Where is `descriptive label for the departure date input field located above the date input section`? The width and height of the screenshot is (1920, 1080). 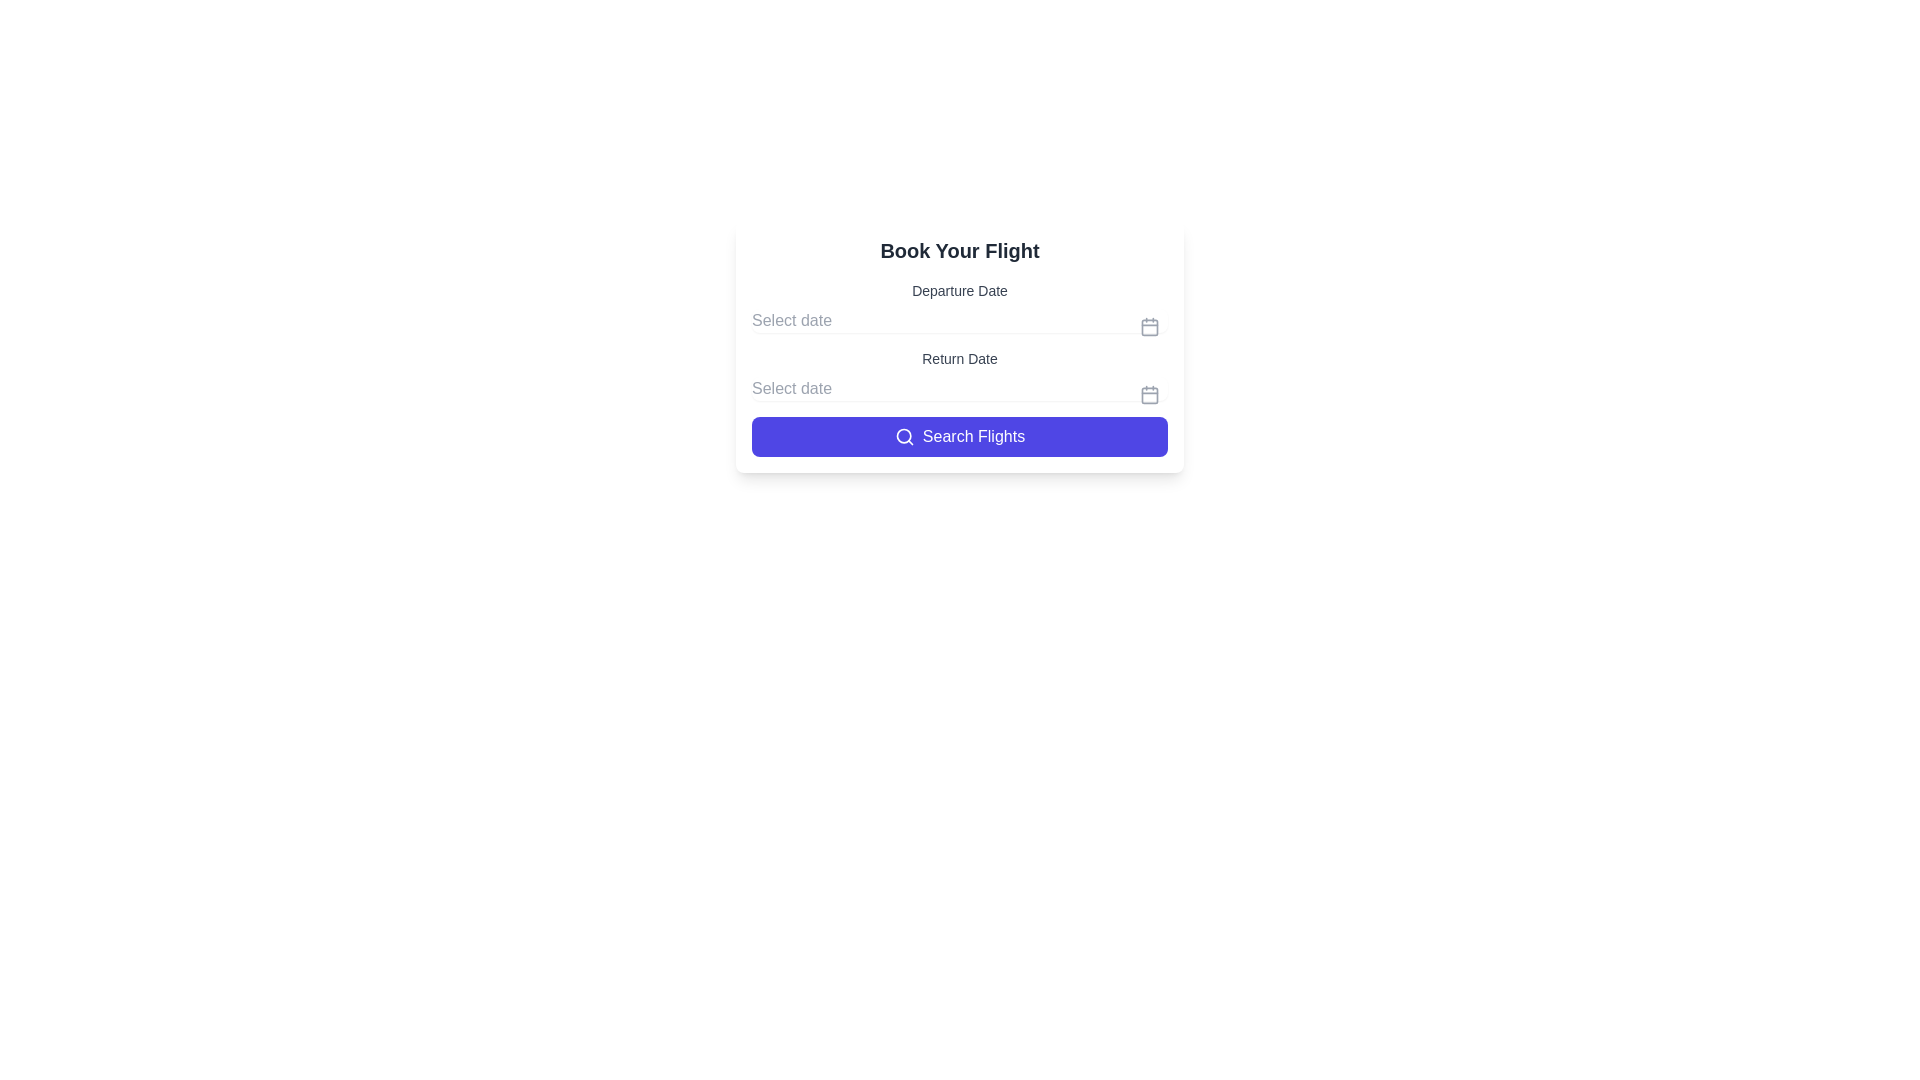 descriptive label for the departure date input field located above the date input section is located at coordinates (960, 290).